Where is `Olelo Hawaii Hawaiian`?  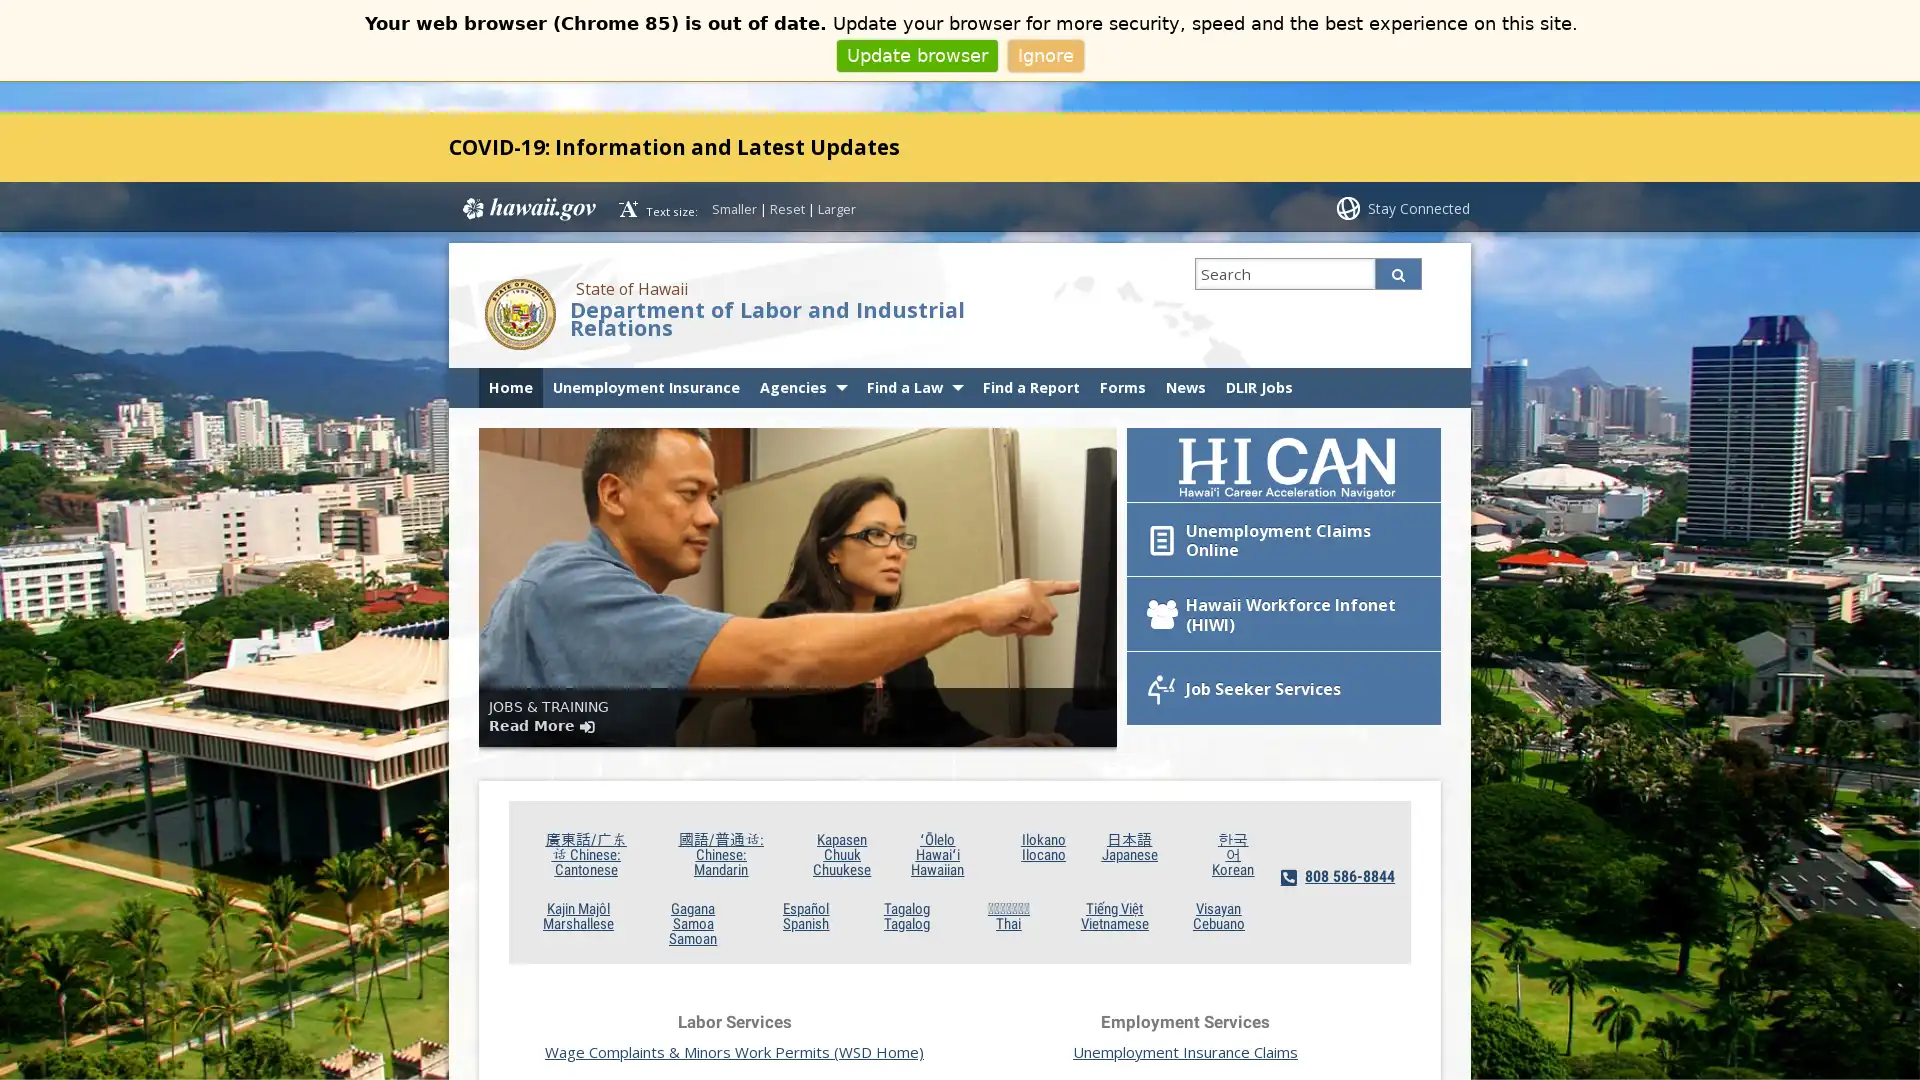 Olelo Hawaii Hawaiian is located at coordinates (935, 862).